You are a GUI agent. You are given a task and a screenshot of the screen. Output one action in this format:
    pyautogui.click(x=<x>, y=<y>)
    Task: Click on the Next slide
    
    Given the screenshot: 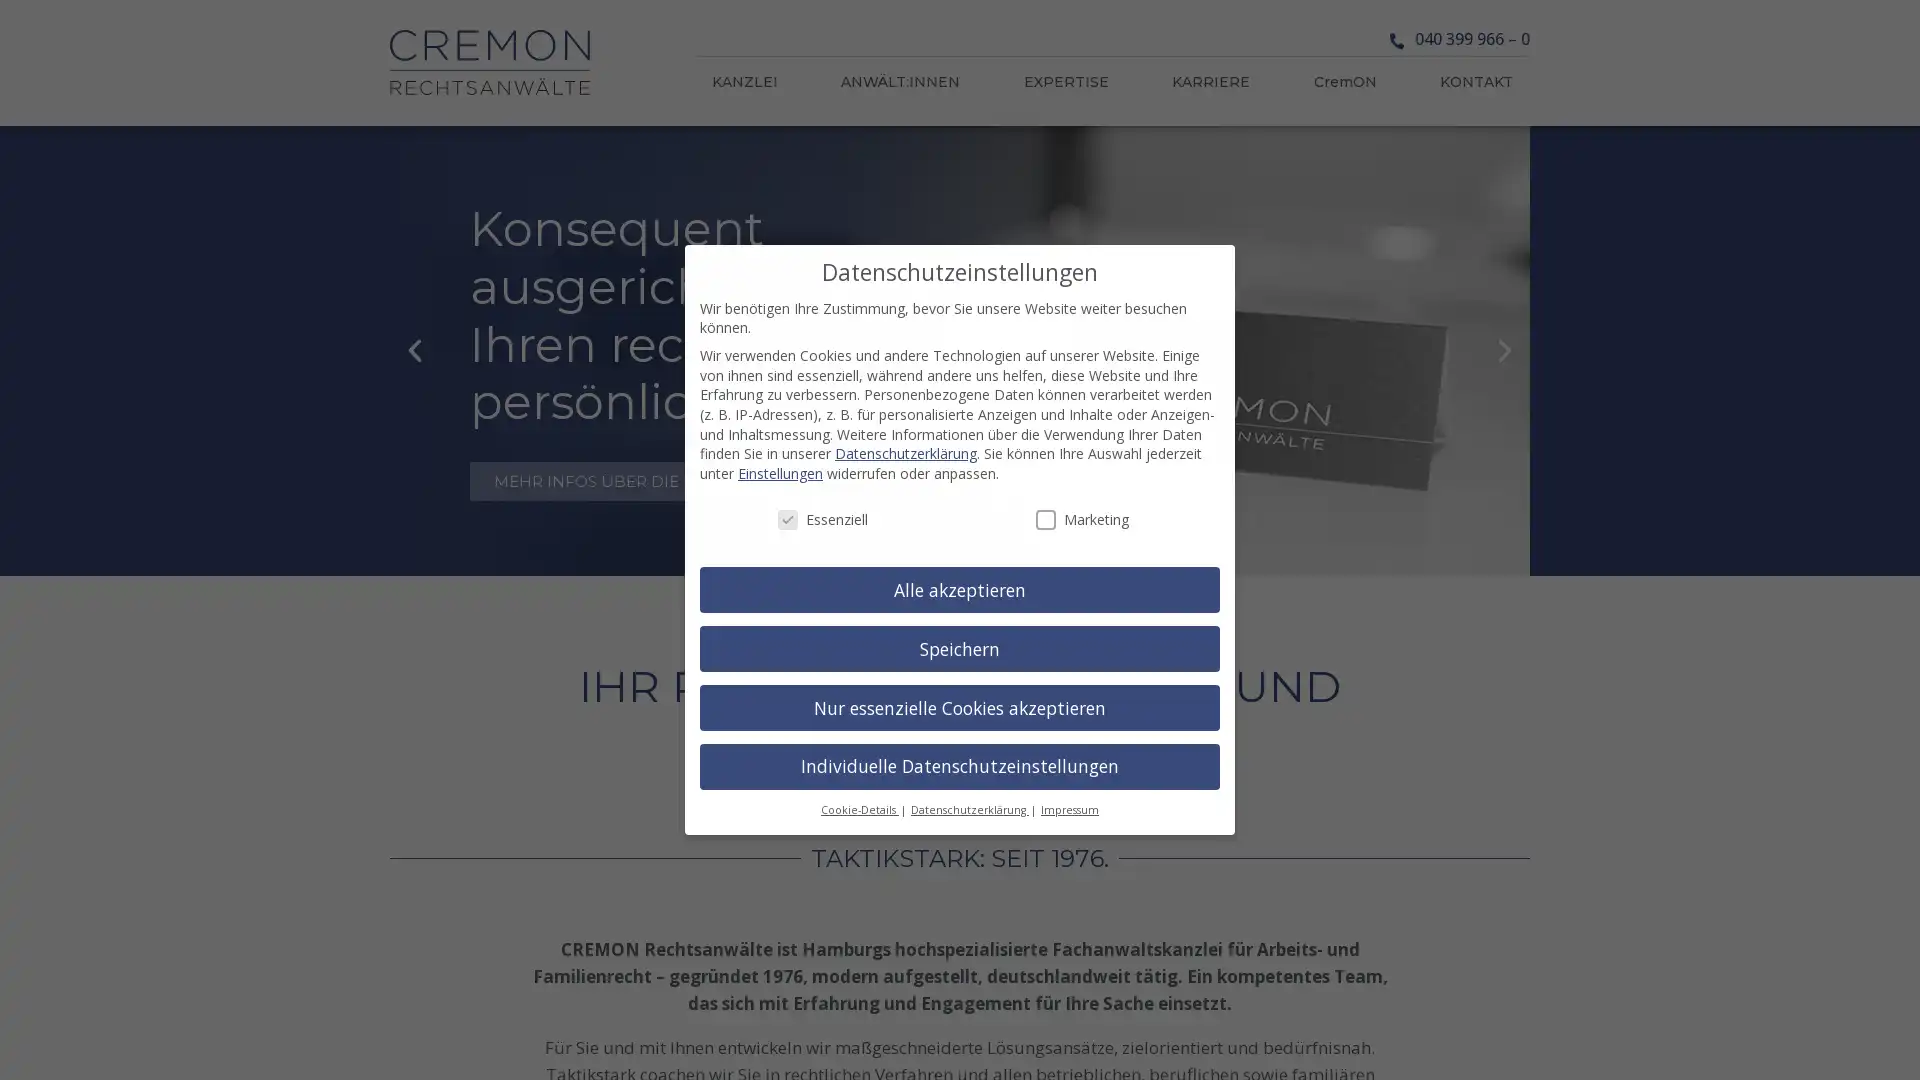 What is the action you would take?
    pyautogui.click(x=1505, y=349)
    